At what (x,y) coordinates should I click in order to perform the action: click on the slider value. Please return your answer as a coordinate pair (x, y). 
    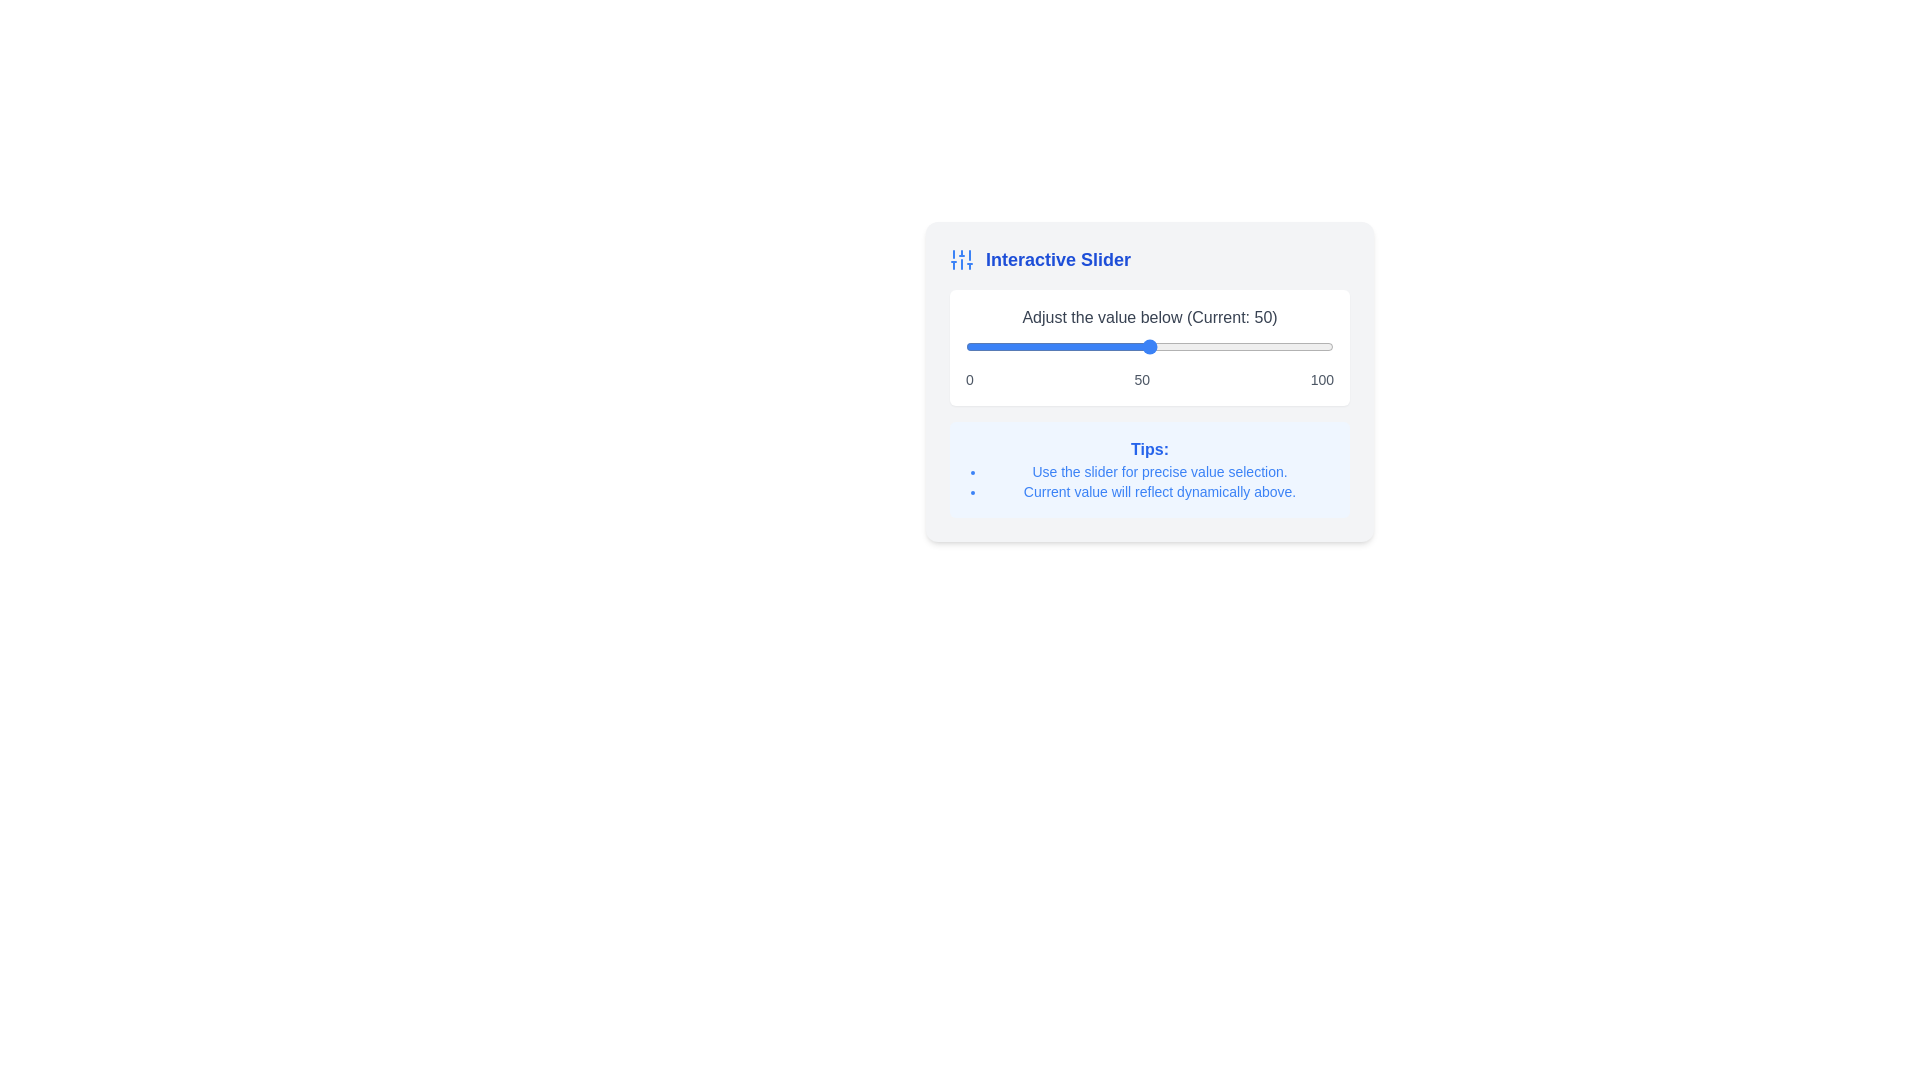
    Looking at the image, I should click on (1226, 346).